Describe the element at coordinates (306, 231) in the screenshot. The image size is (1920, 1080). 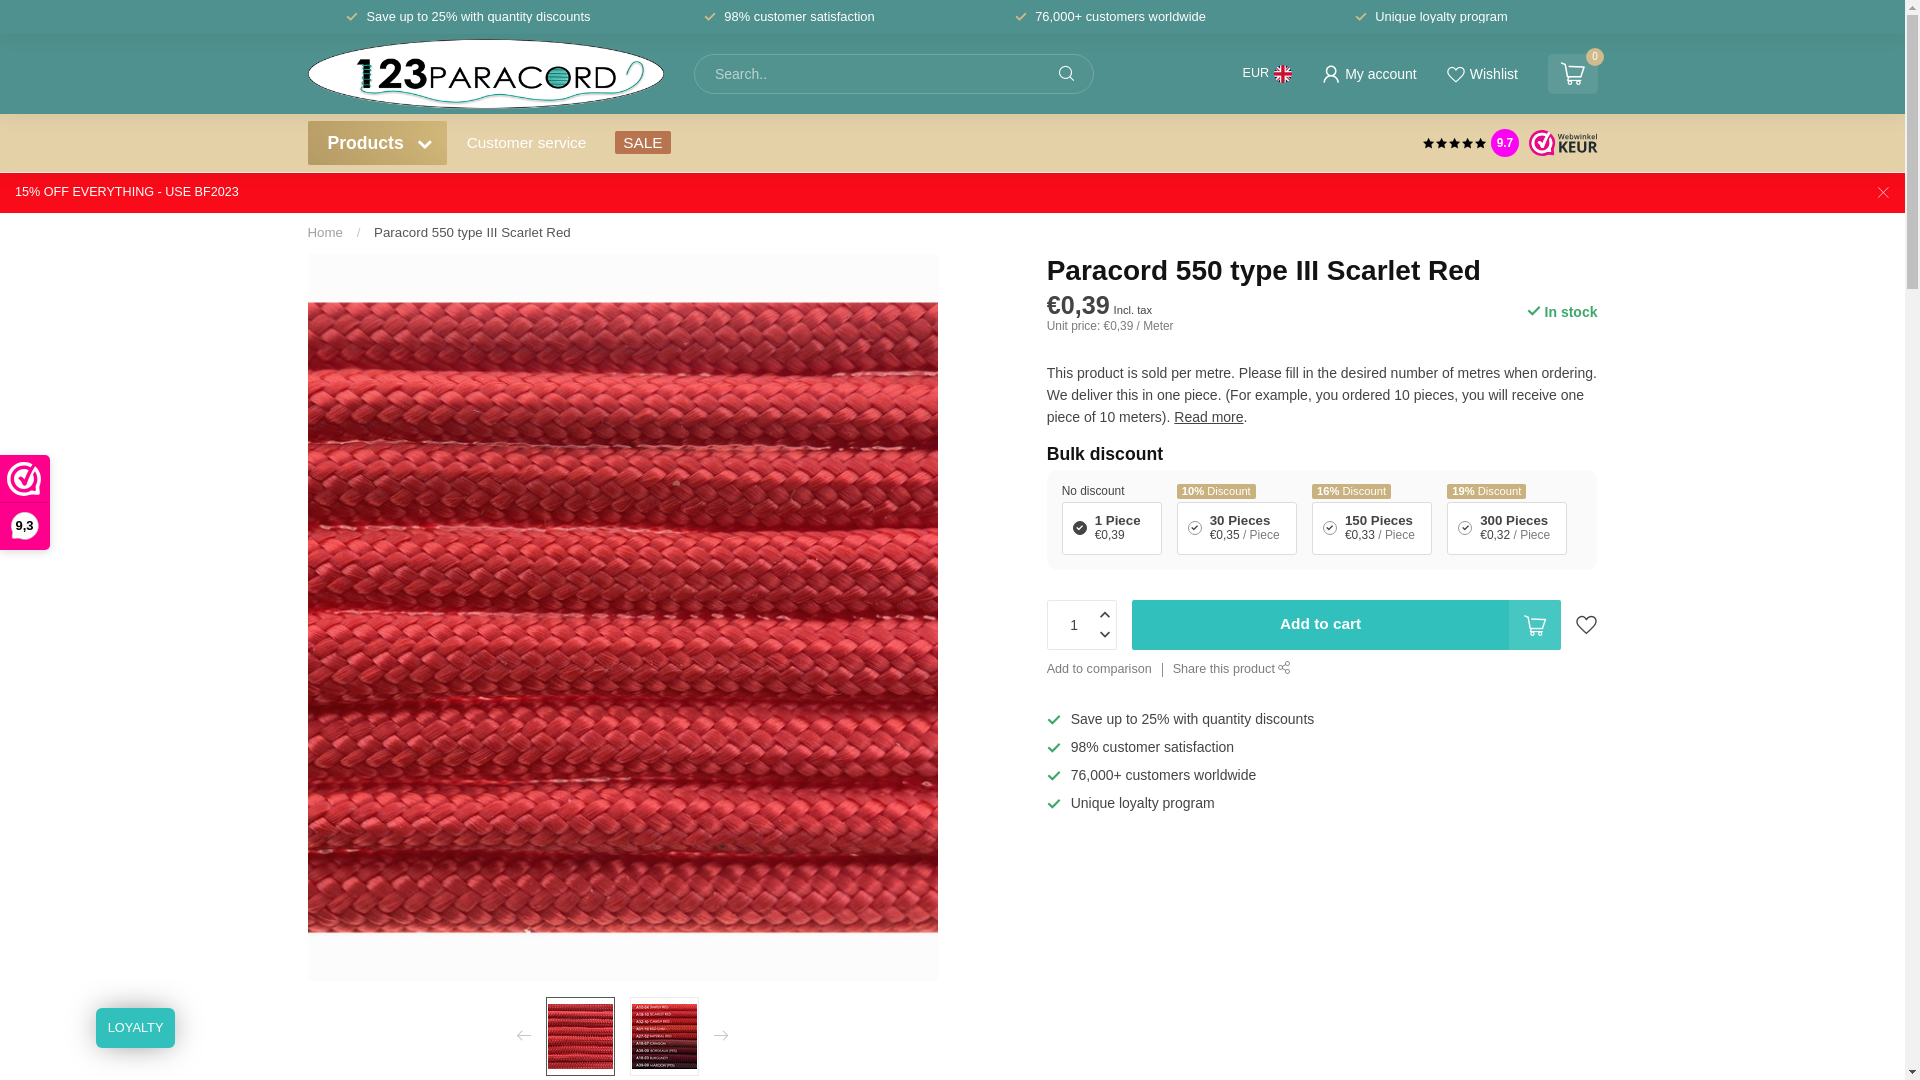
I see `'Home'` at that location.